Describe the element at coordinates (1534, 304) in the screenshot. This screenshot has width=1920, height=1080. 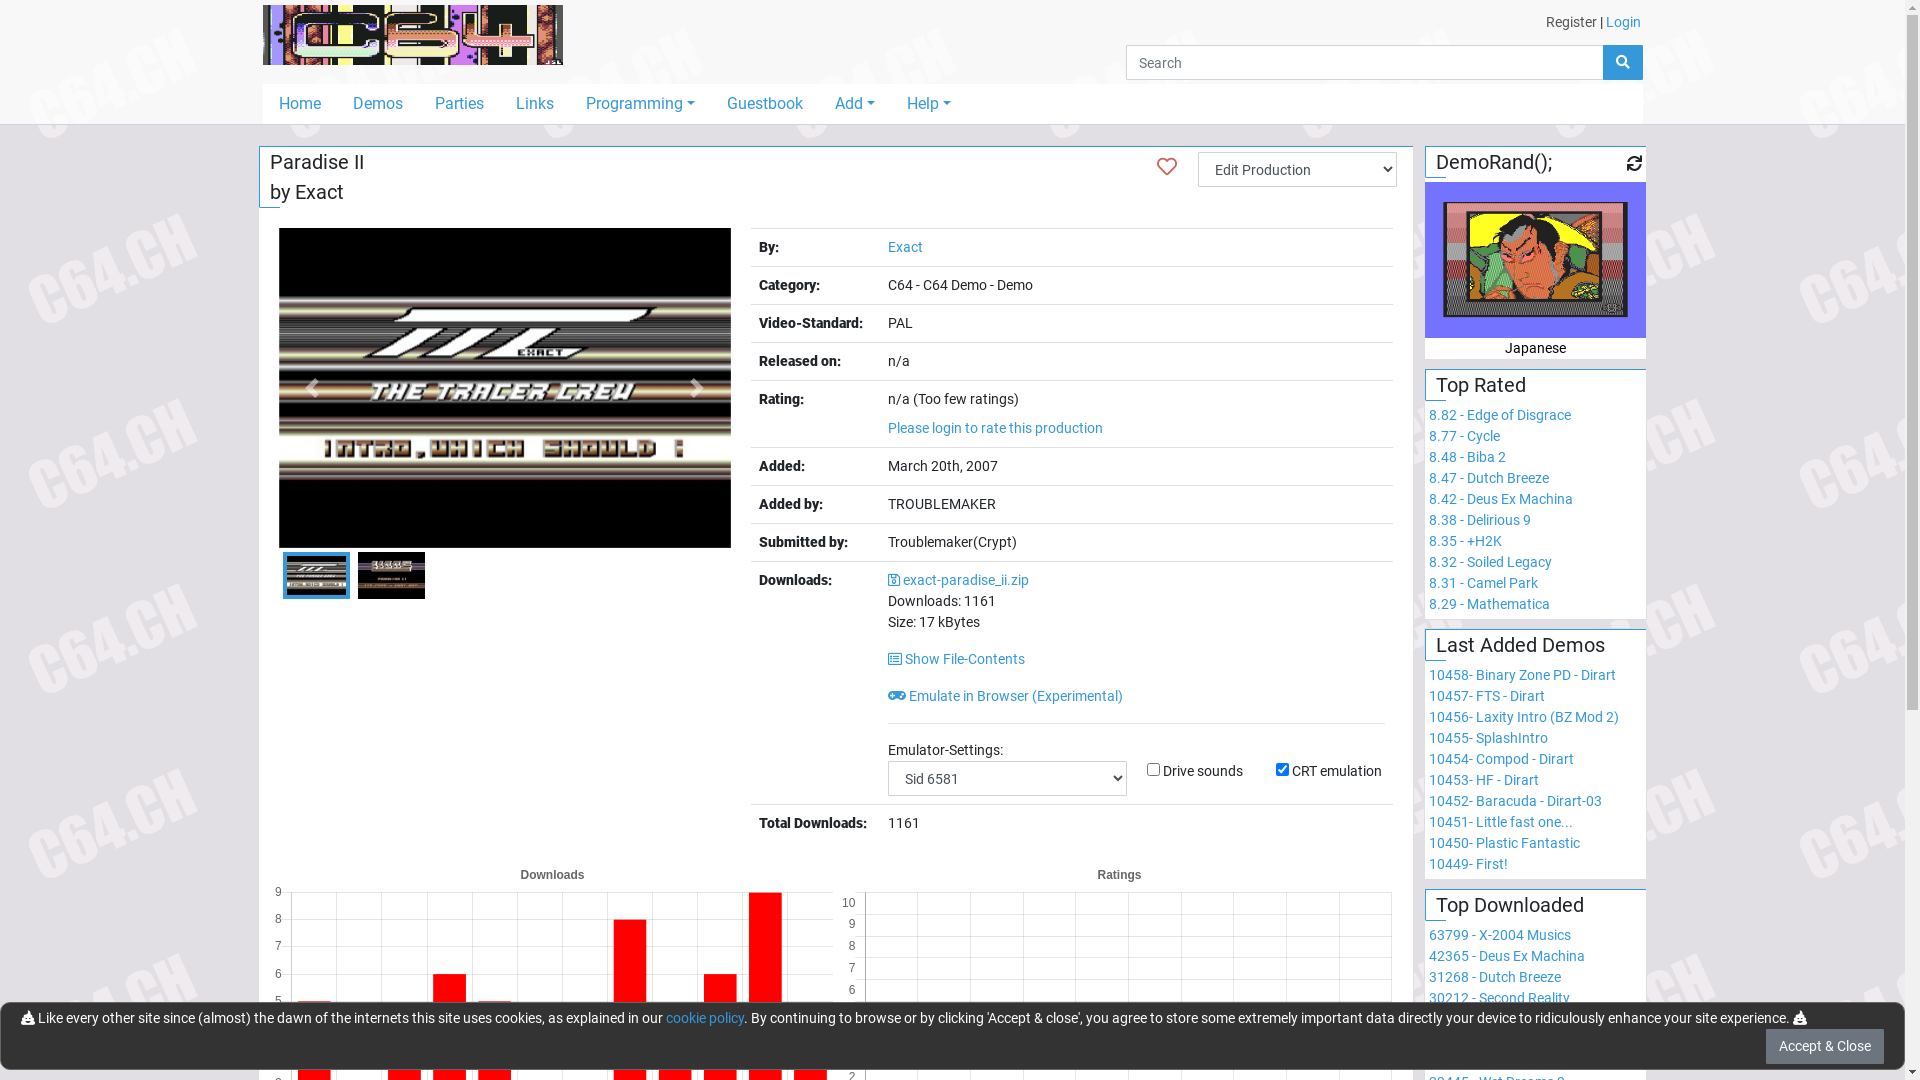
I see `'Japanese'` at that location.